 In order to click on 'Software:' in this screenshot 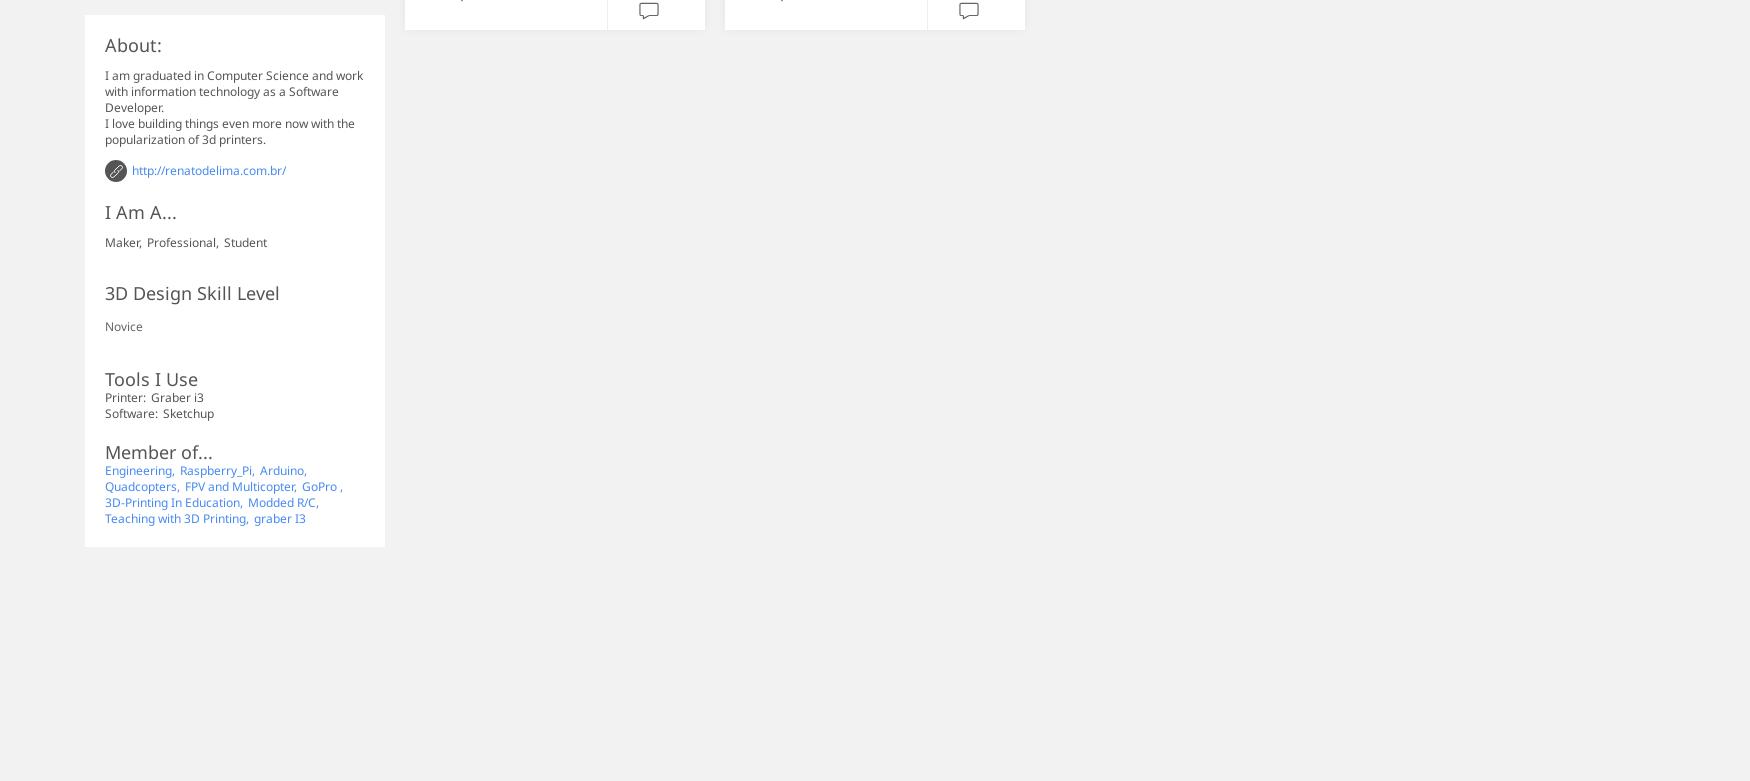, I will do `click(130, 412)`.